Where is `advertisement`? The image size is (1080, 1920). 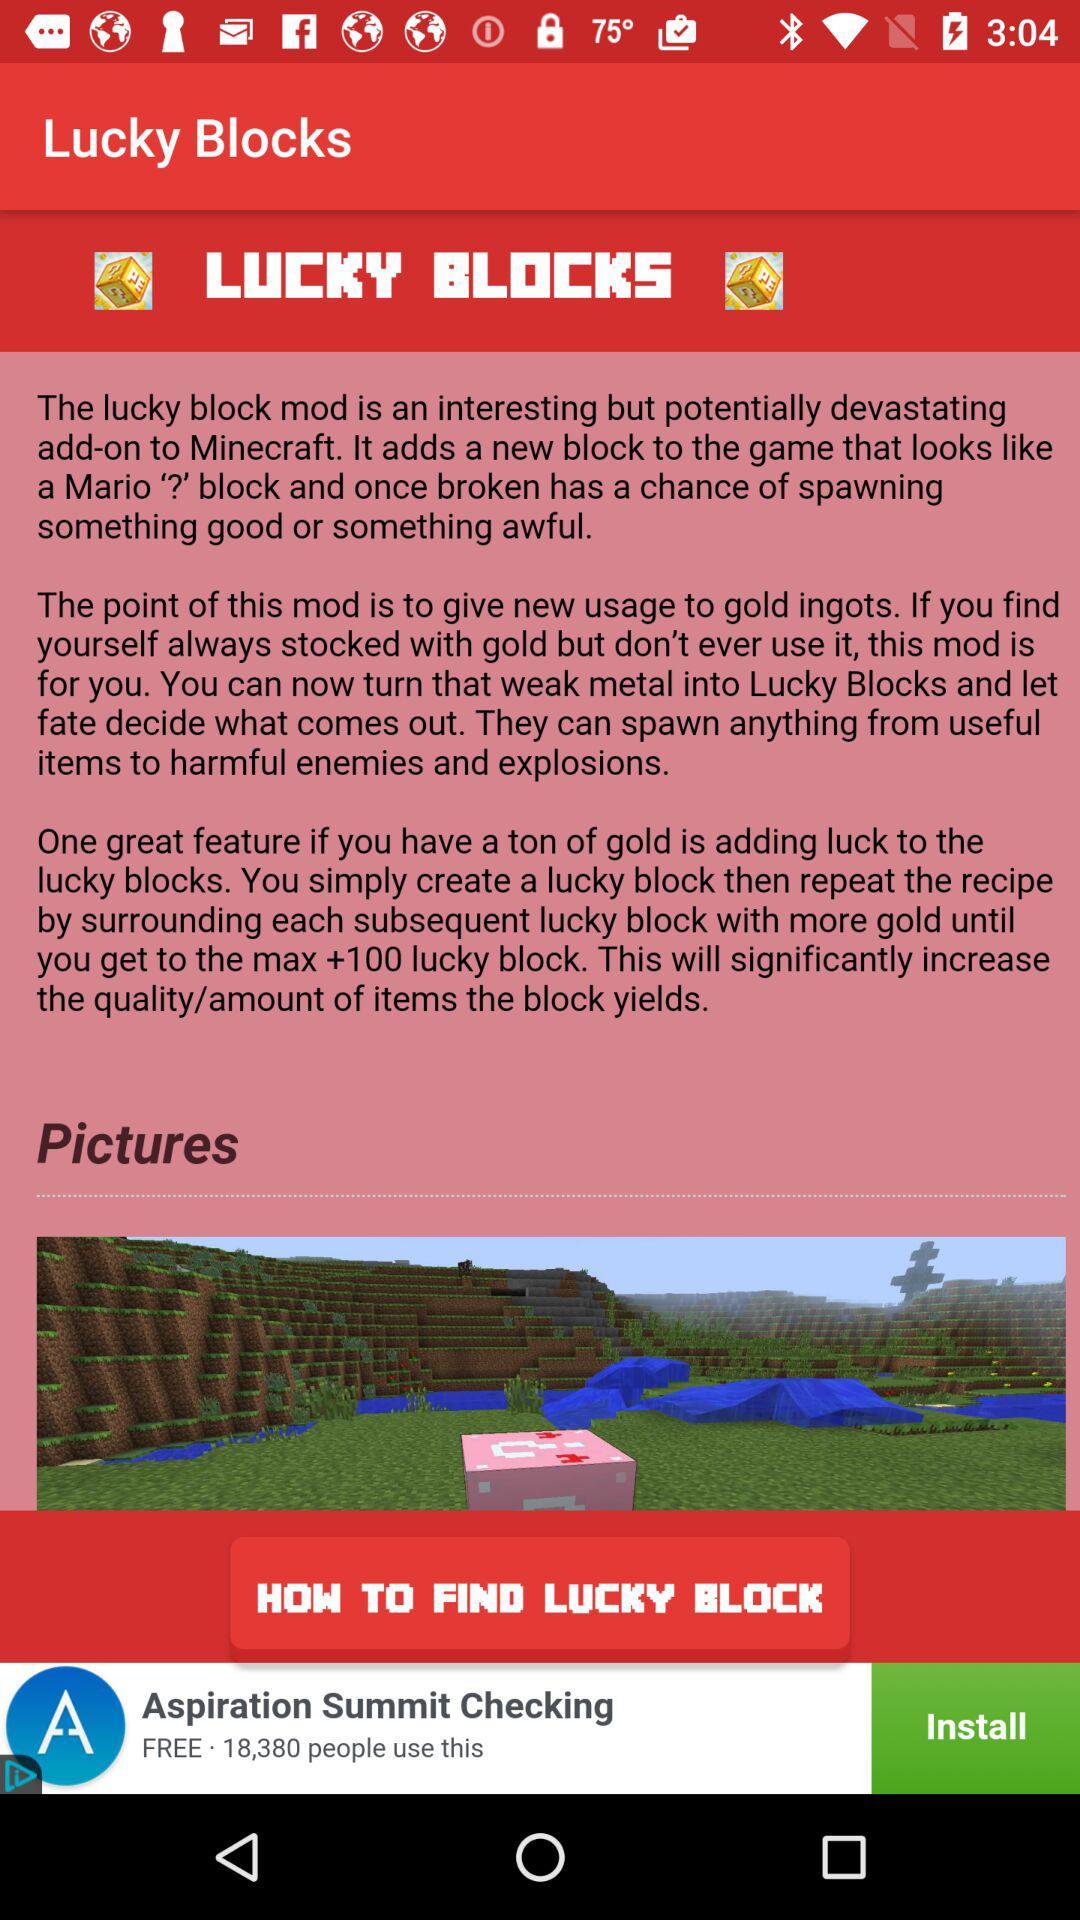 advertisement is located at coordinates (540, 930).